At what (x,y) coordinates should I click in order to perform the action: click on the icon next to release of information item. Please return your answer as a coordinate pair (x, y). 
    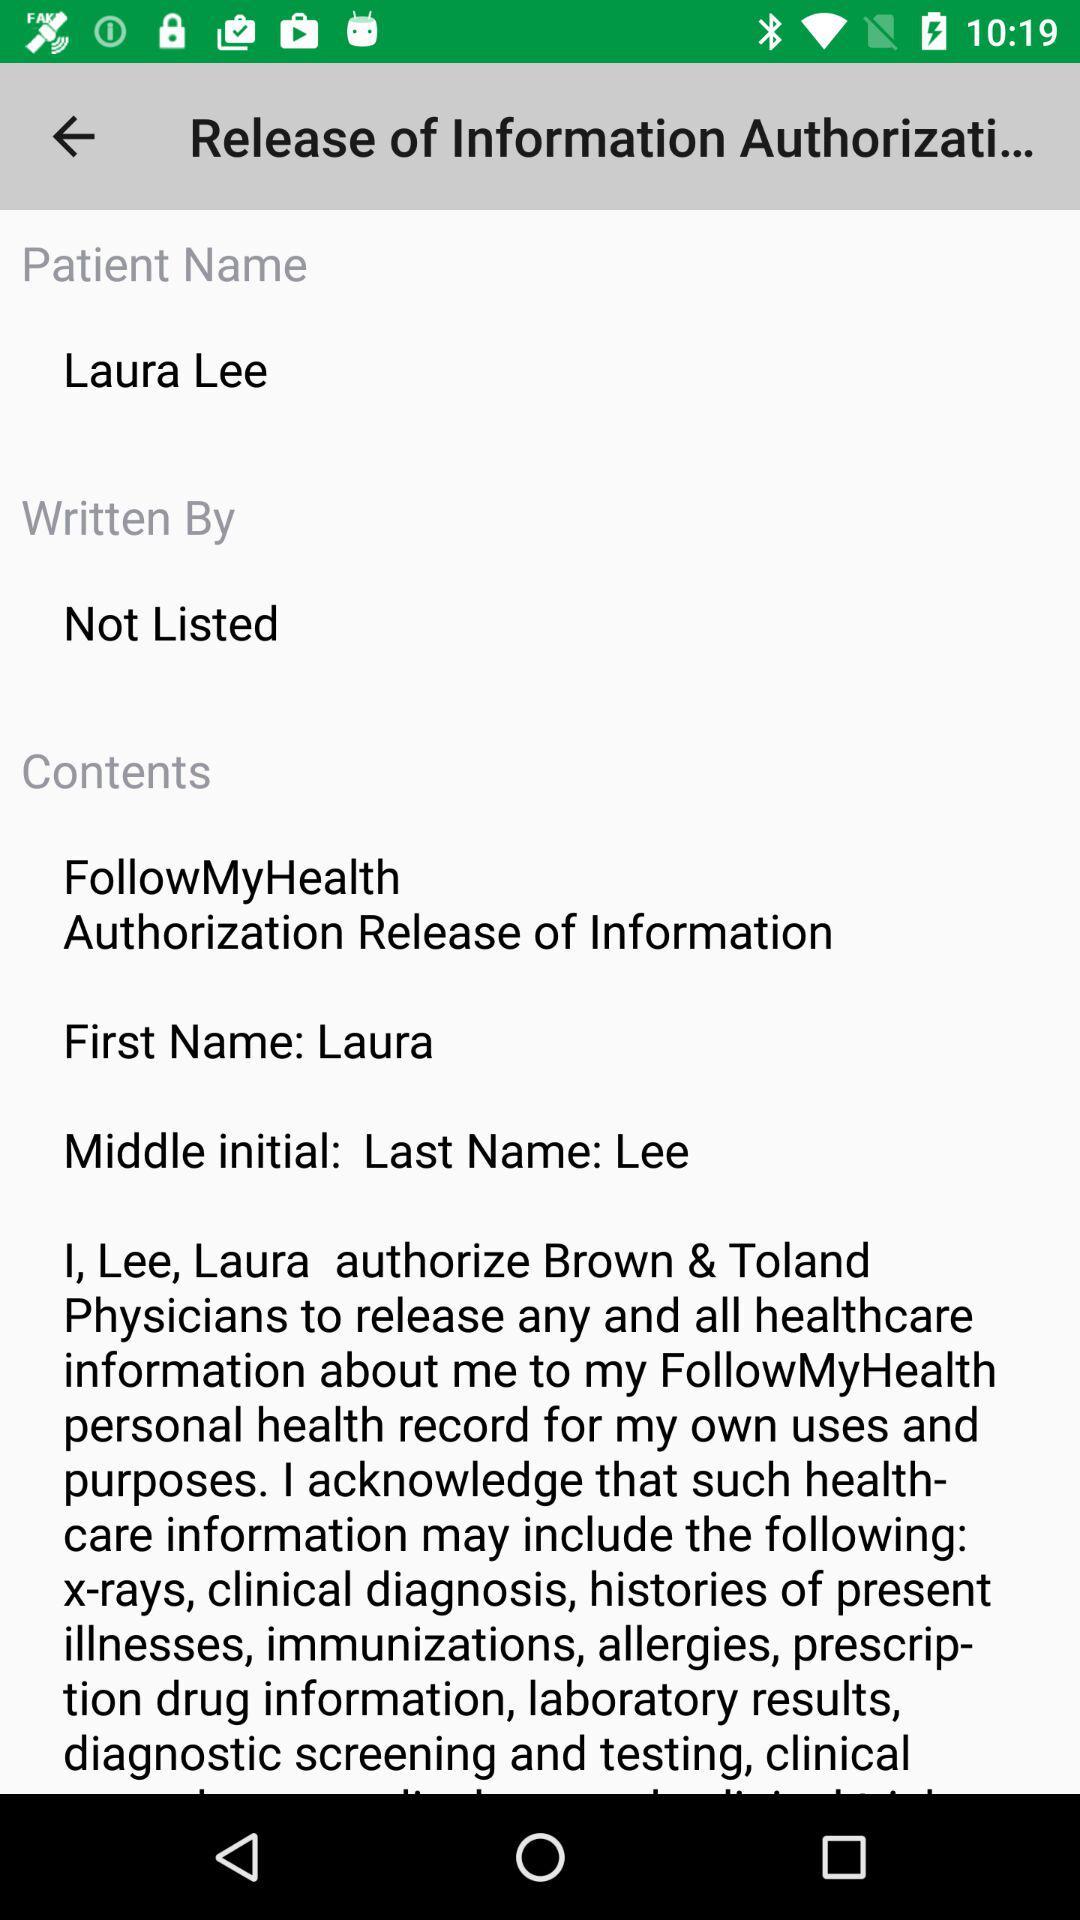
    Looking at the image, I should click on (72, 135).